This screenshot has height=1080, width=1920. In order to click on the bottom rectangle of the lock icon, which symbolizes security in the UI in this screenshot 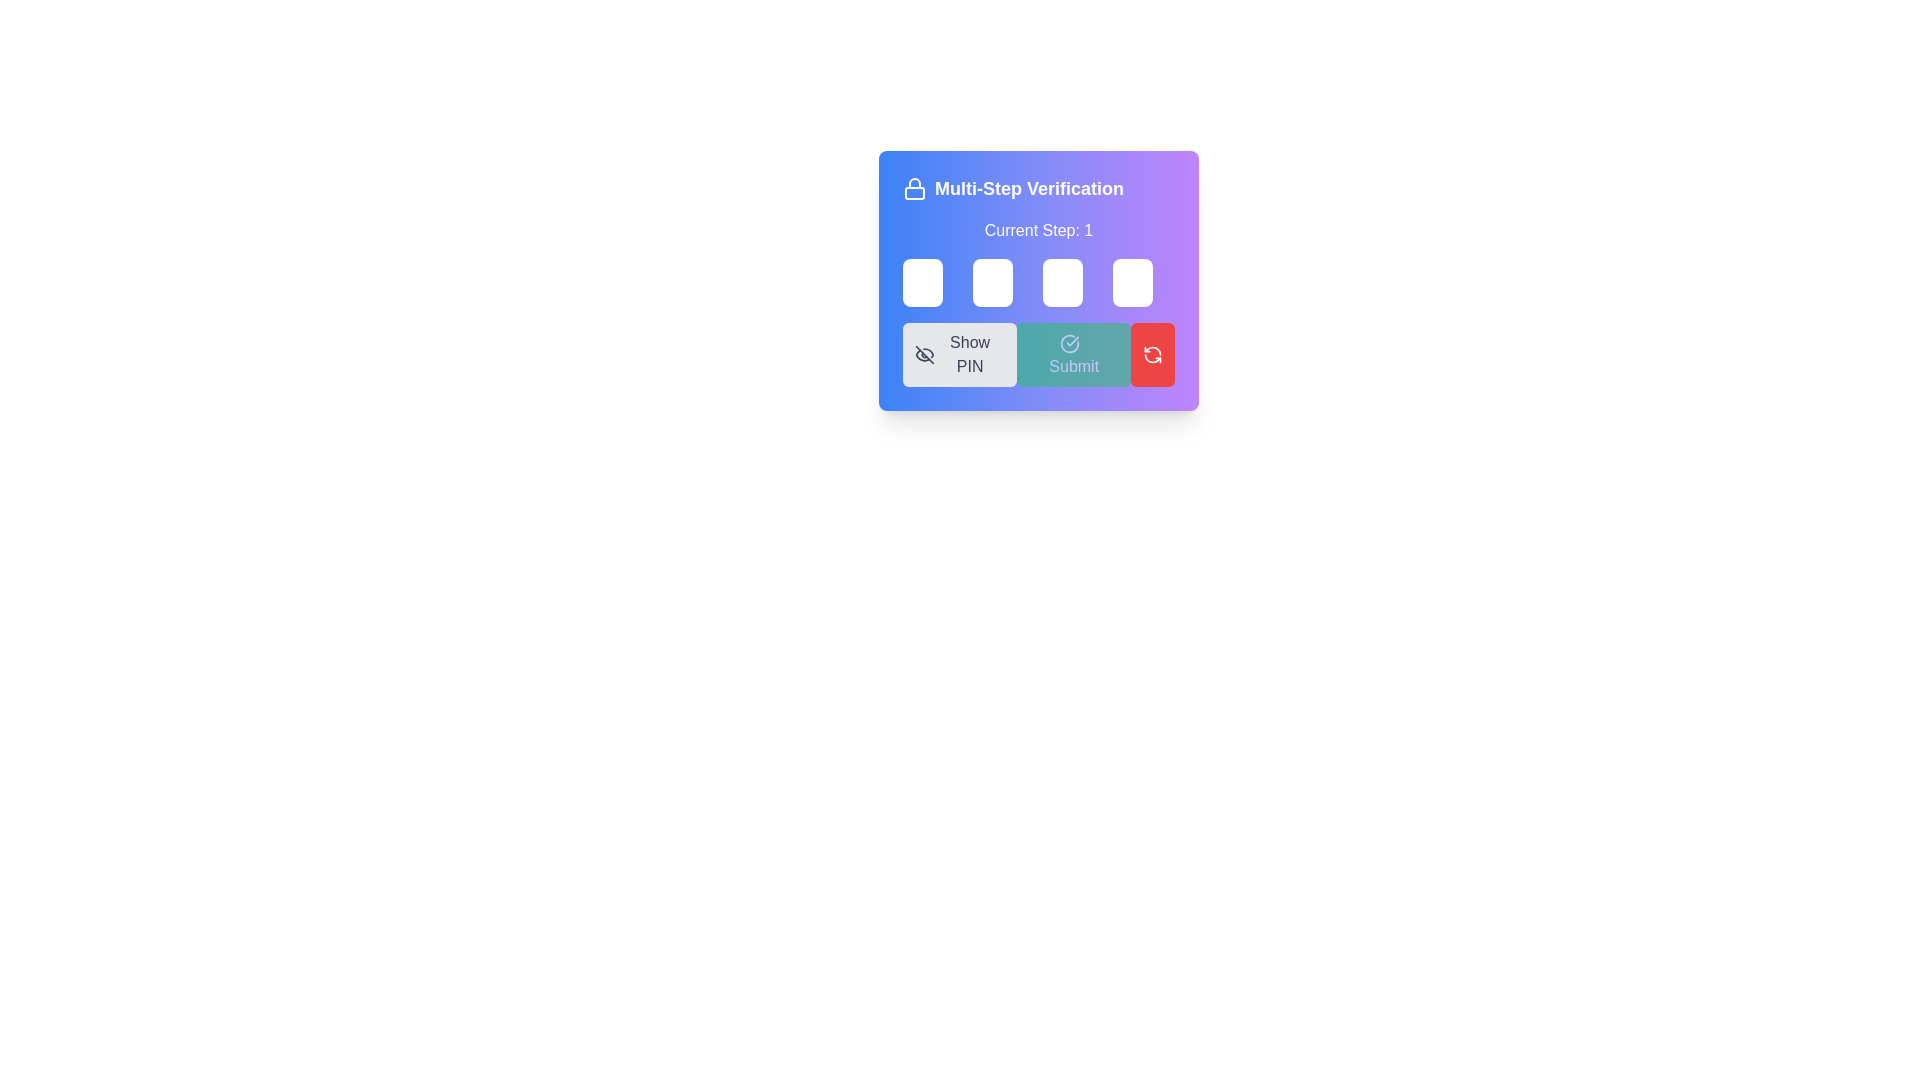, I will do `click(914, 193)`.